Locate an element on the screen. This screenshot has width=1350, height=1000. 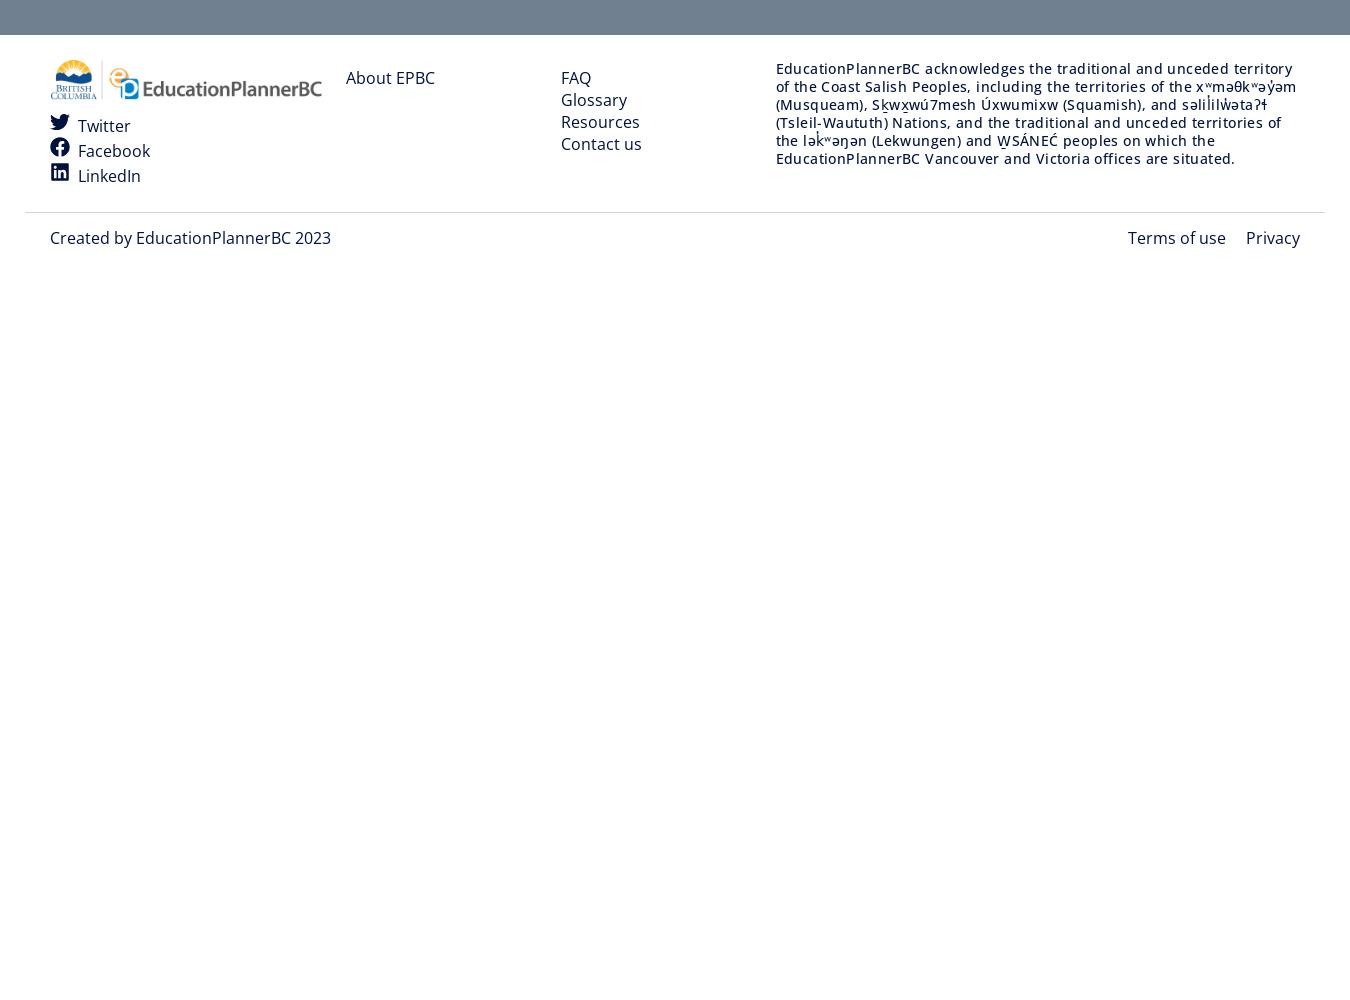
'FAQ' is located at coordinates (574, 76).